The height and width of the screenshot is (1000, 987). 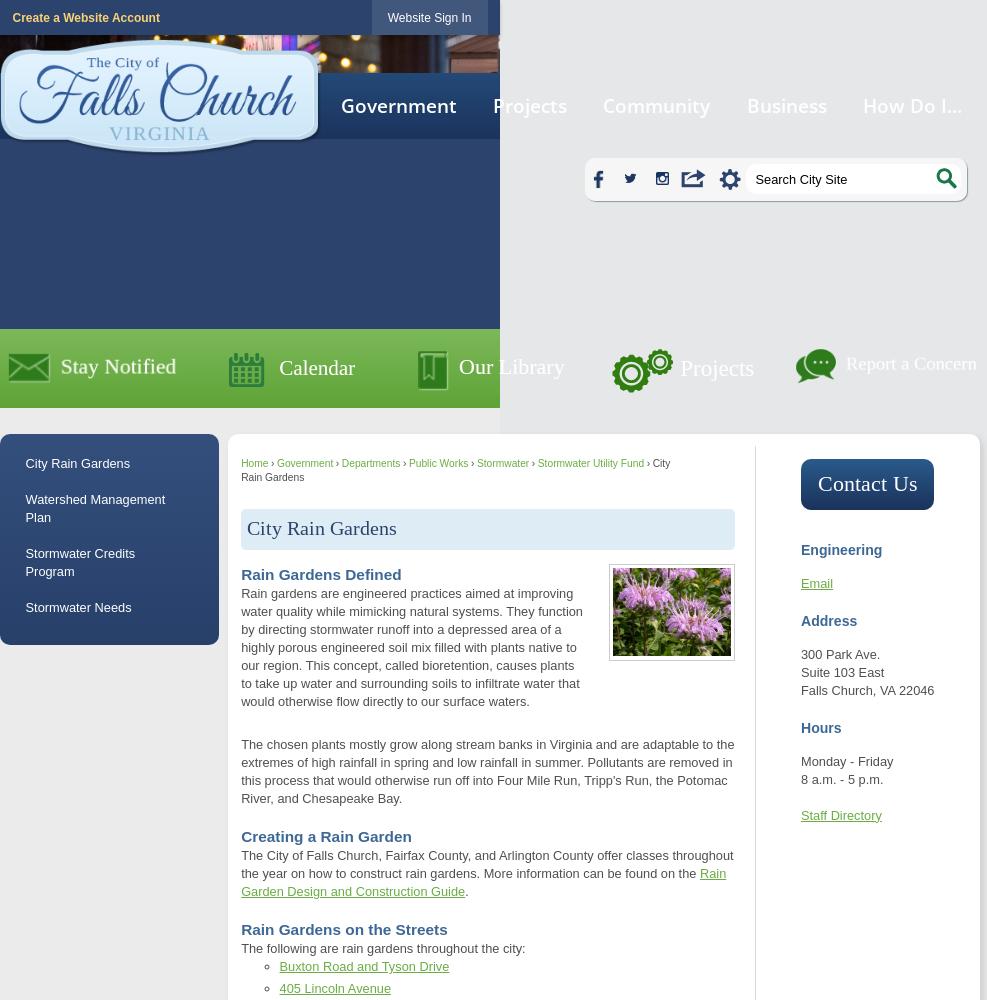 I want to click on 'Monday - Friday', so click(x=846, y=761).